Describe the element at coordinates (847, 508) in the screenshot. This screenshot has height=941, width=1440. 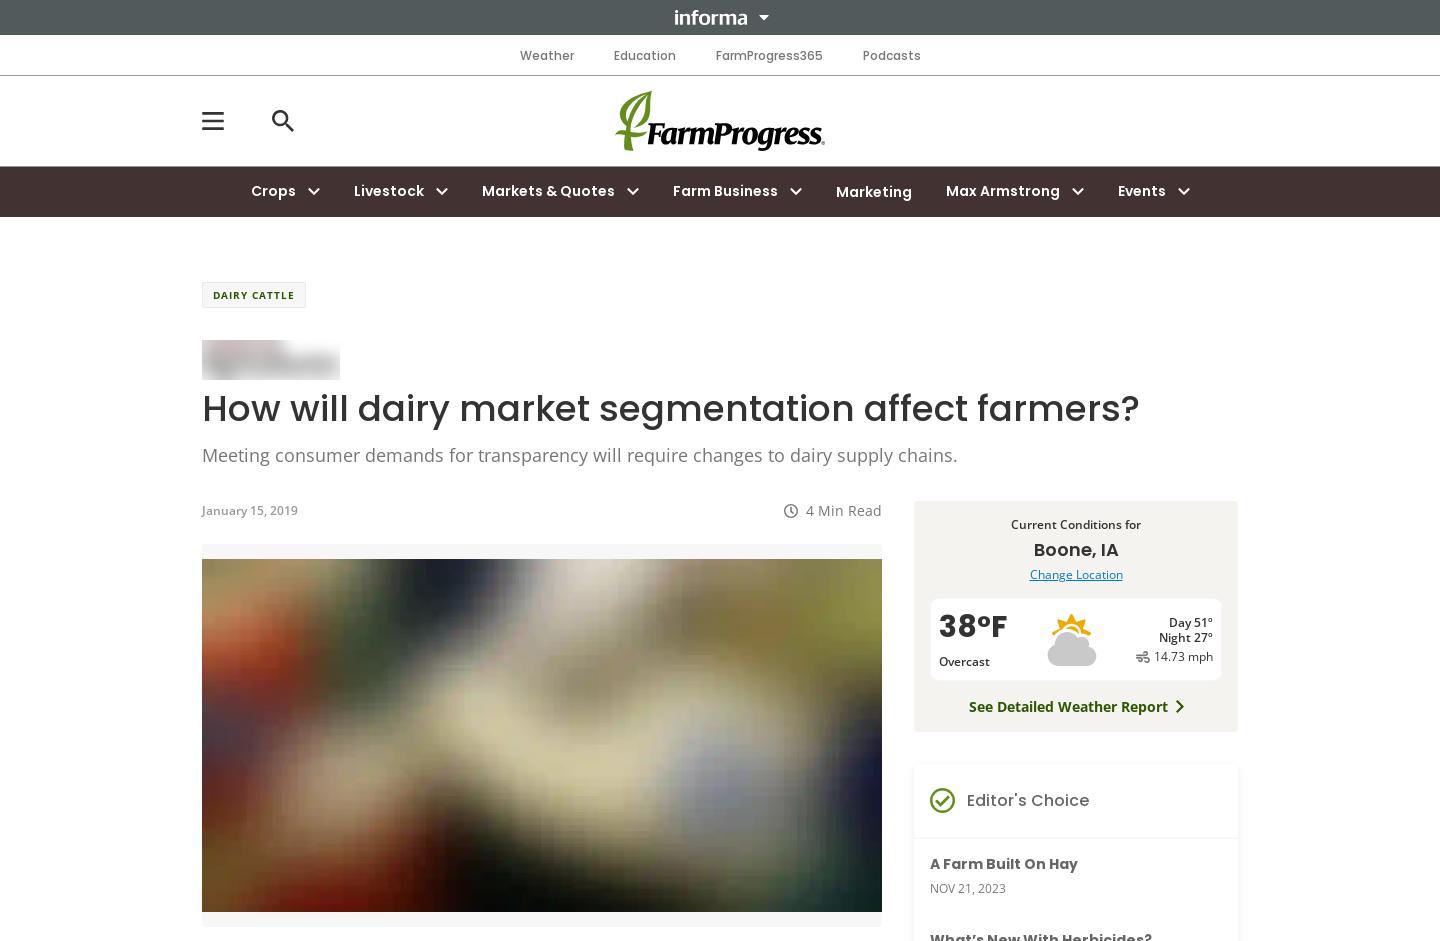
I see `'Read'` at that location.